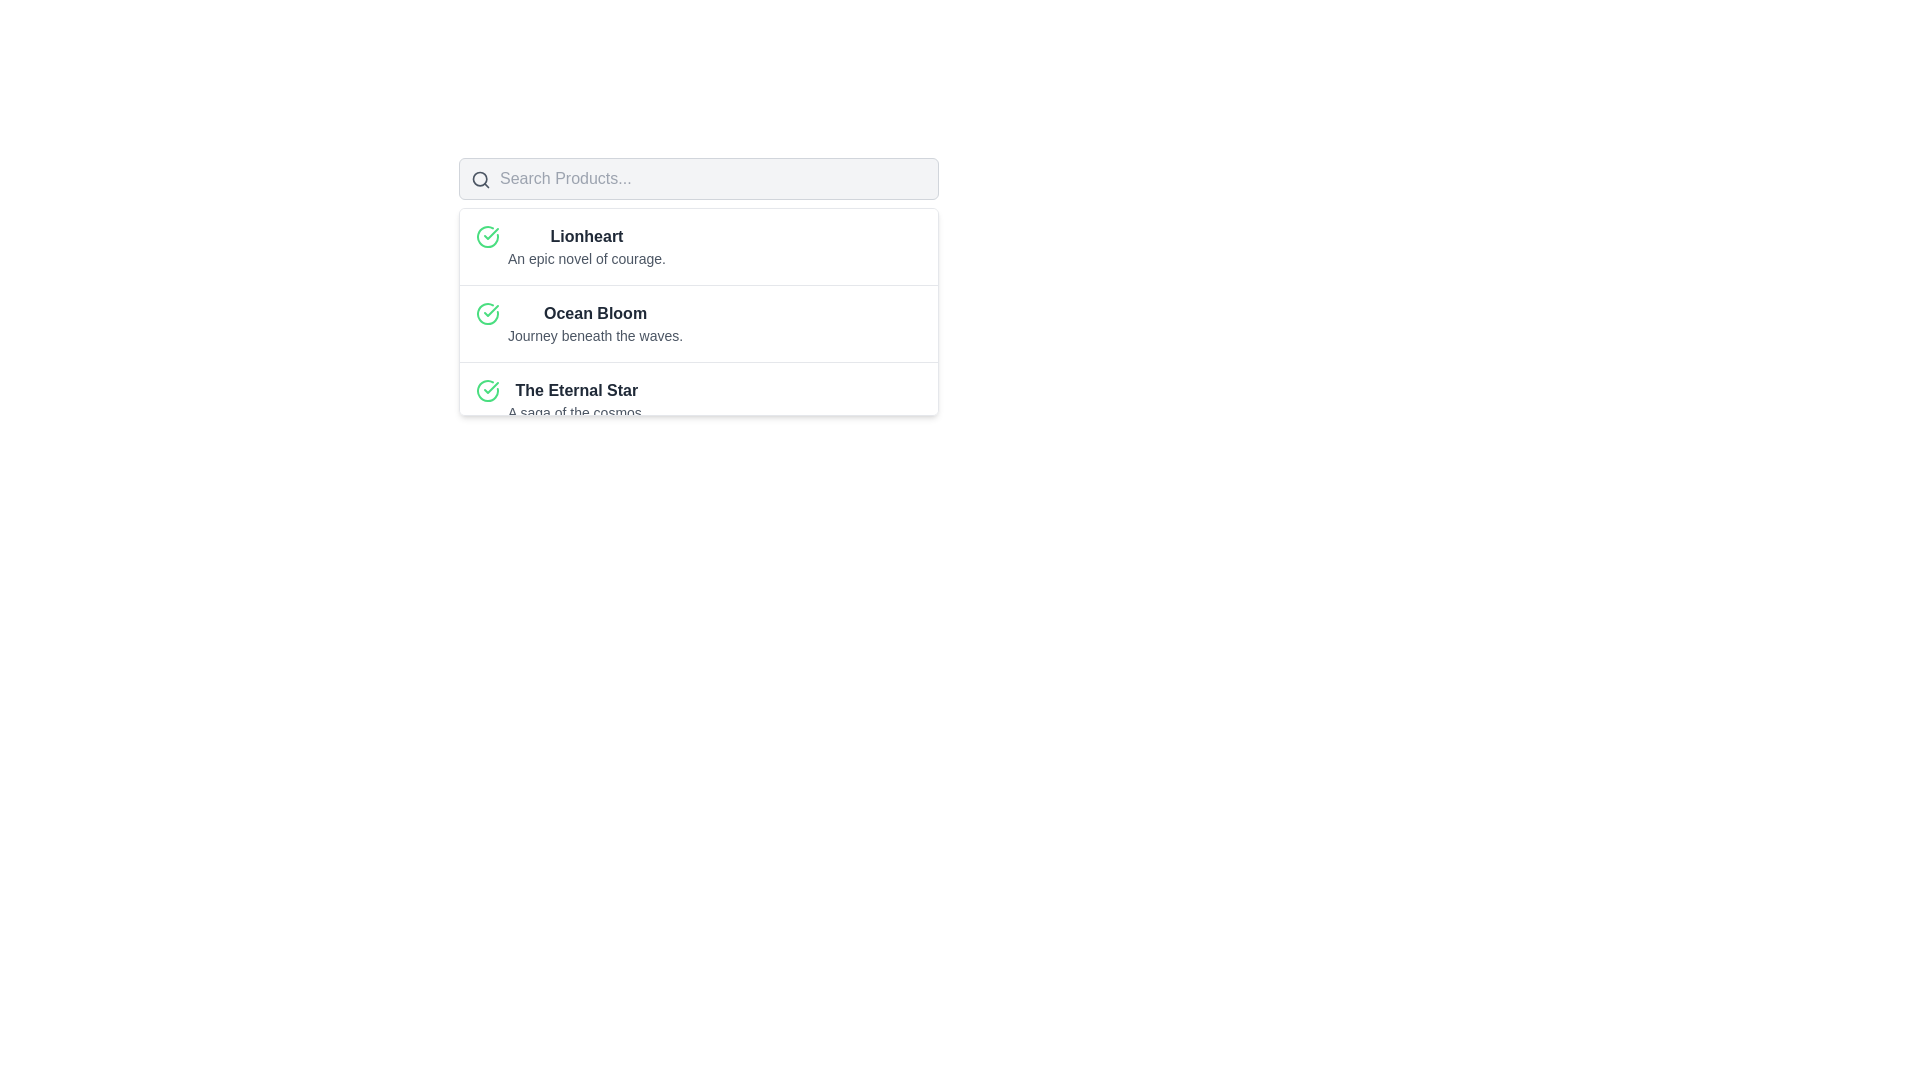  What do you see at coordinates (585, 235) in the screenshot?
I see `the 'Lionheart' text label, which is a bold, dark gray label positioned at the top of a vertical list item, serving as the title above a description` at bounding box center [585, 235].